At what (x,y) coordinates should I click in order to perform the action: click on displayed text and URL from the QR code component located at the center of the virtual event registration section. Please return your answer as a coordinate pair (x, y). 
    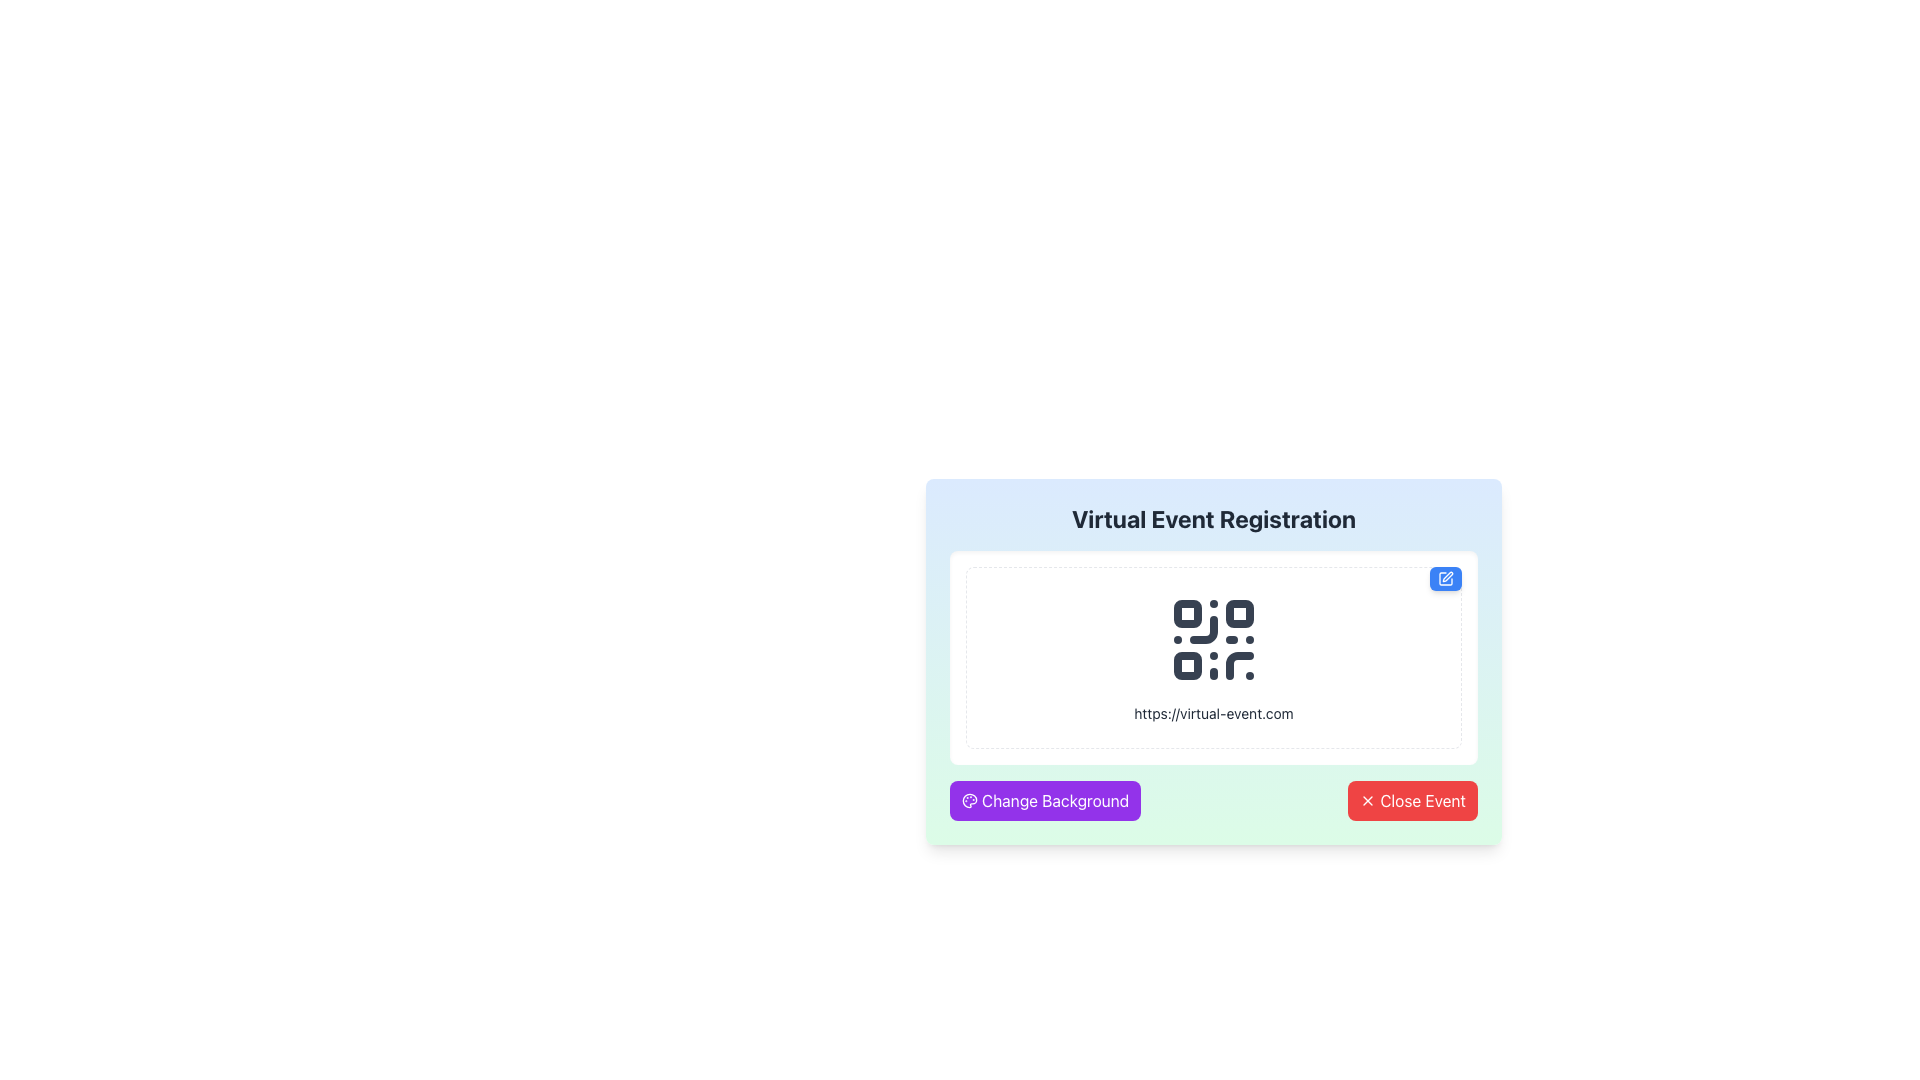
    Looking at the image, I should click on (1213, 662).